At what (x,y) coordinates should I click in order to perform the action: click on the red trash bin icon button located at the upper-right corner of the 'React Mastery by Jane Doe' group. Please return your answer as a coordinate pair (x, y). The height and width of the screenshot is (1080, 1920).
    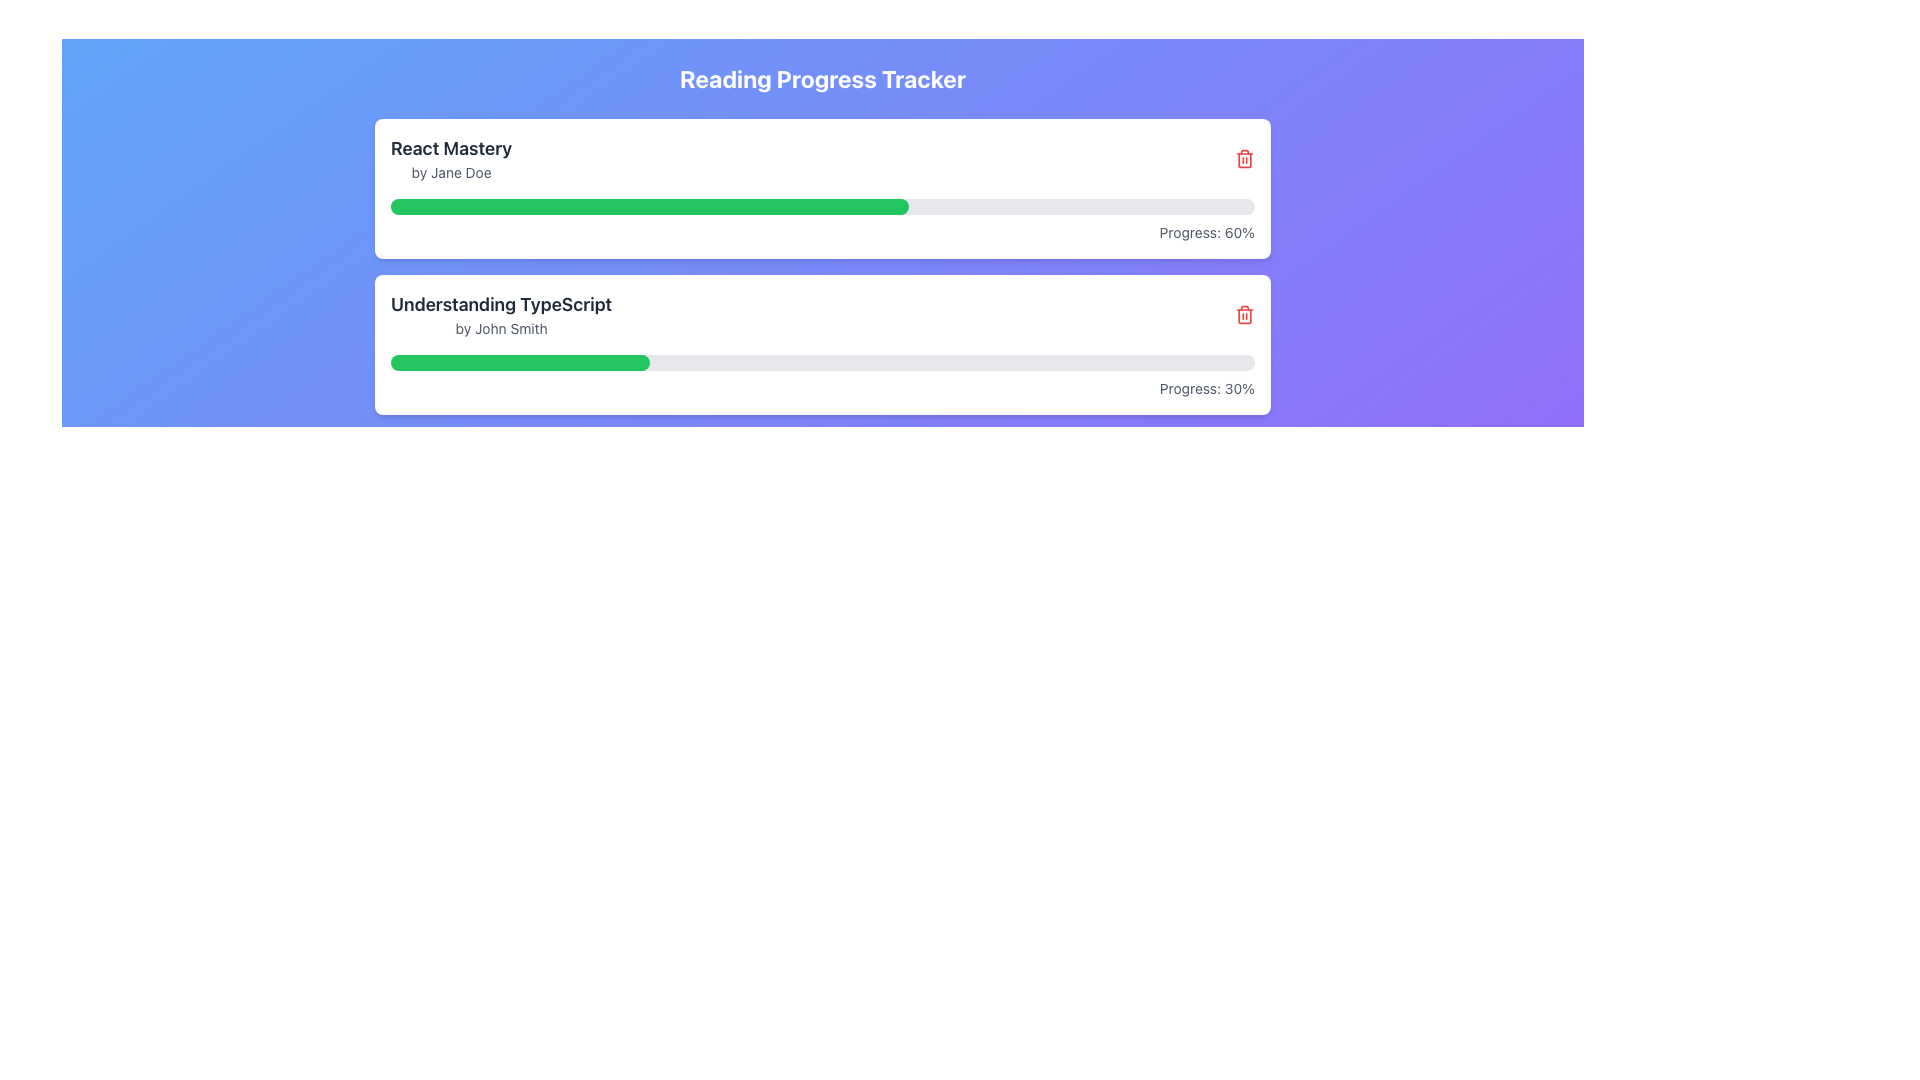
    Looking at the image, I should click on (1243, 157).